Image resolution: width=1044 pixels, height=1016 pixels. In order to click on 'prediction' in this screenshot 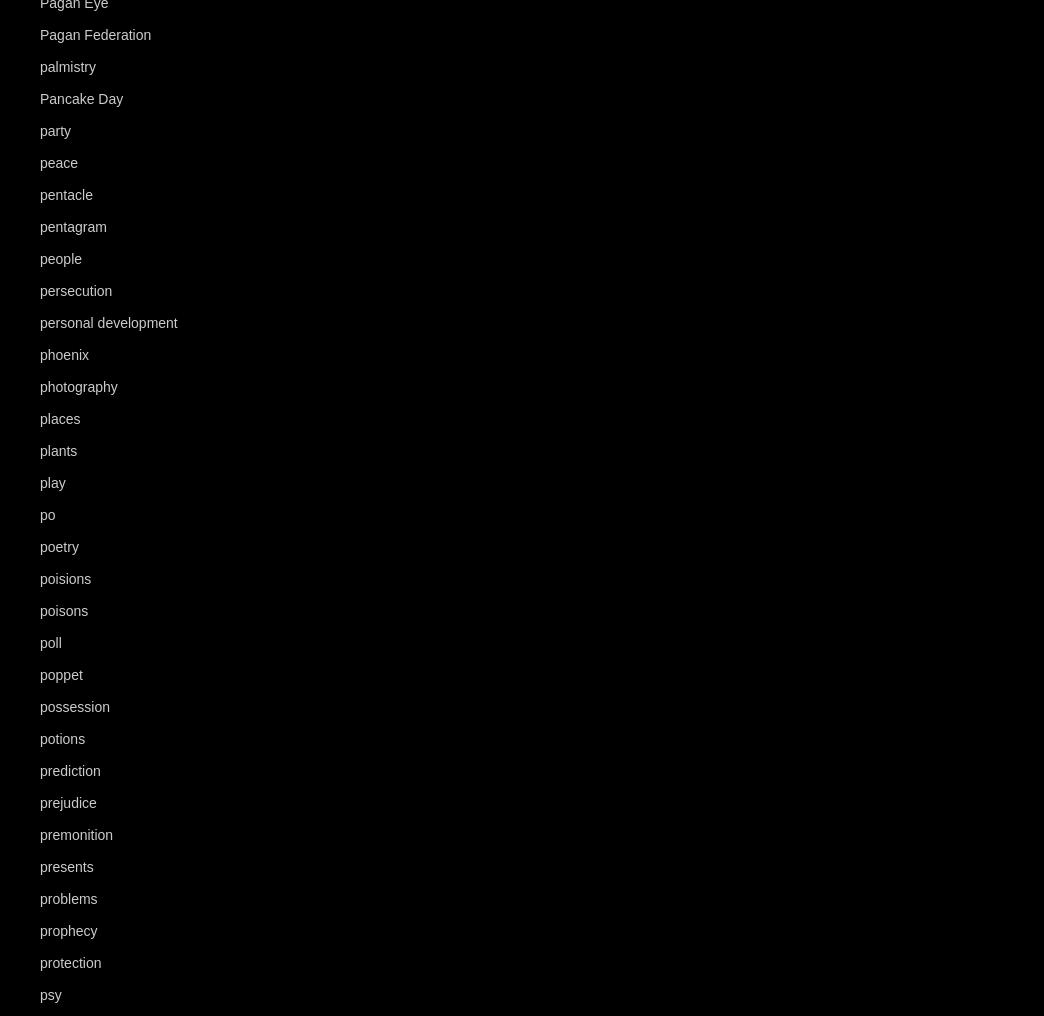, I will do `click(69, 770)`.